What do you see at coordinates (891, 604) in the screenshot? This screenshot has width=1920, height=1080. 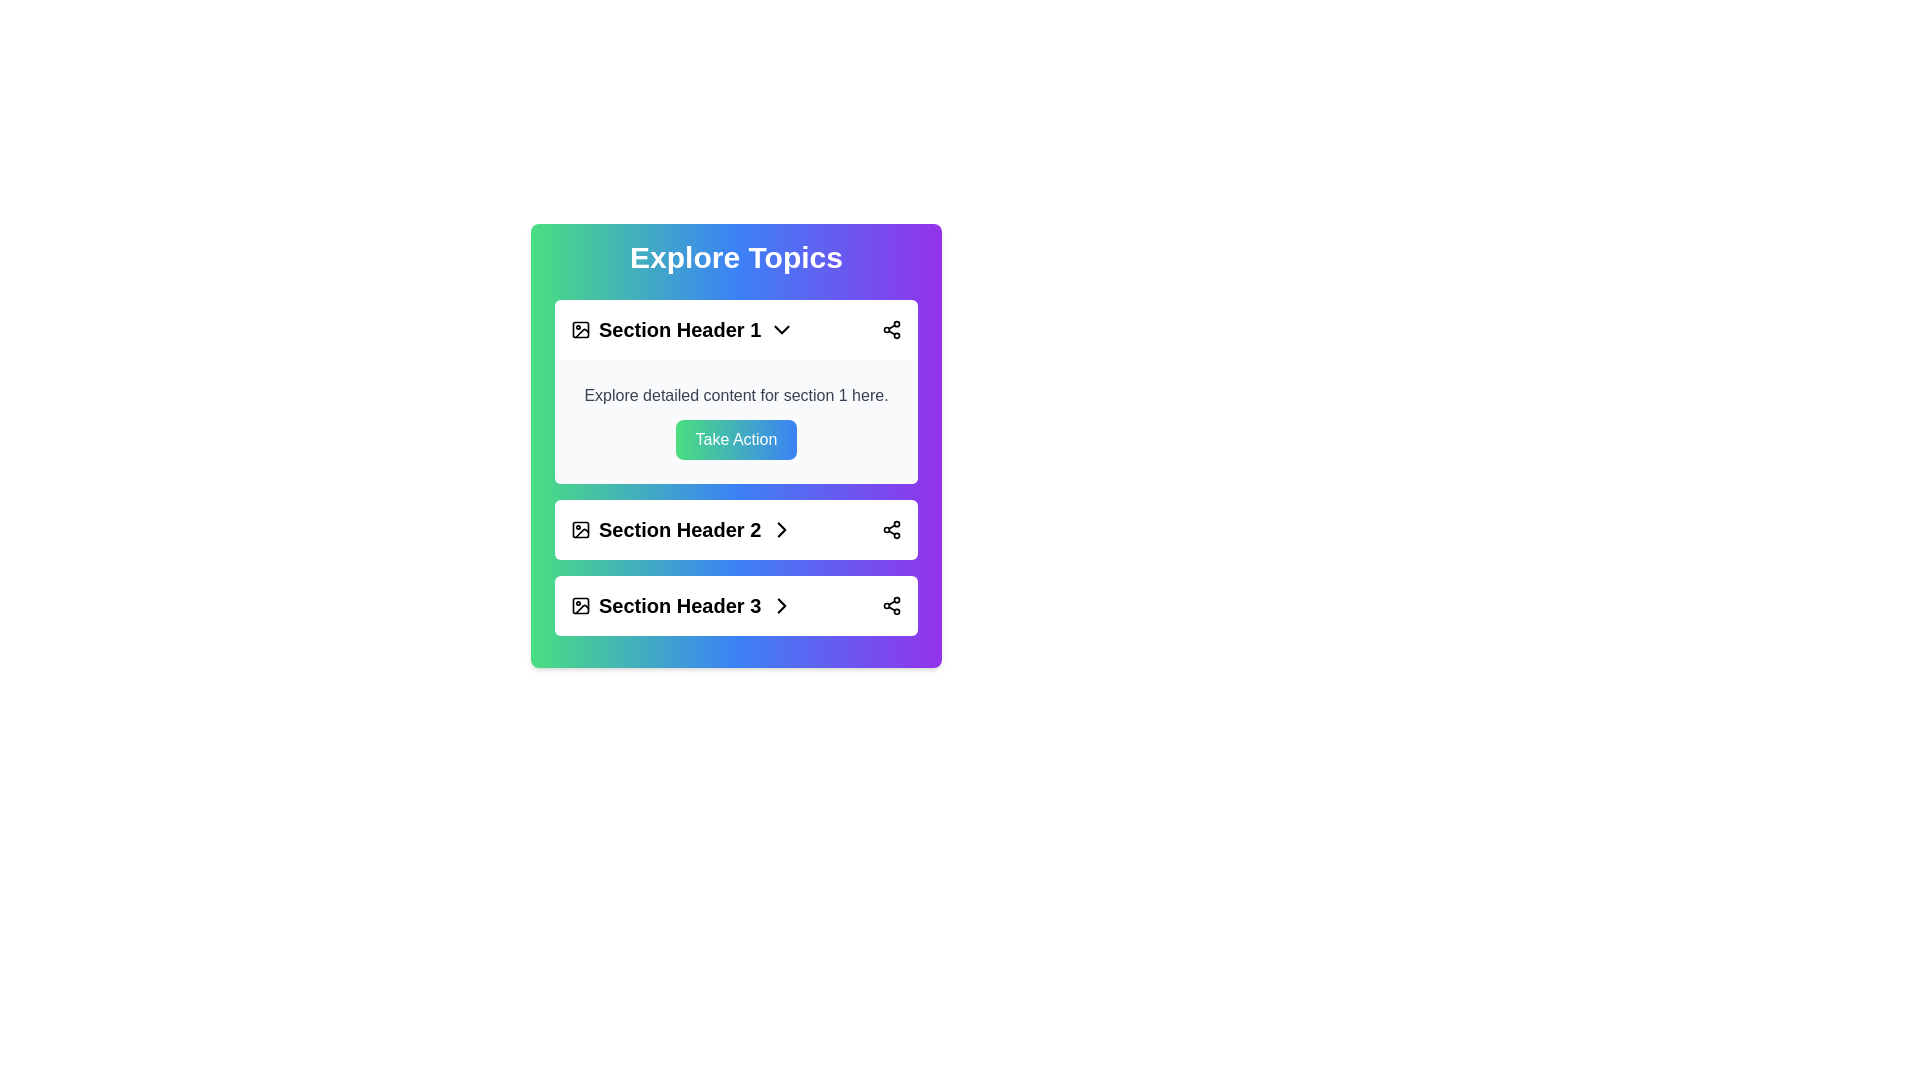 I see `the share icon, which is a minimalist outline styled icon located at the bottom-right corner of the 'Section Header 3' card` at bounding box center [891, 604].